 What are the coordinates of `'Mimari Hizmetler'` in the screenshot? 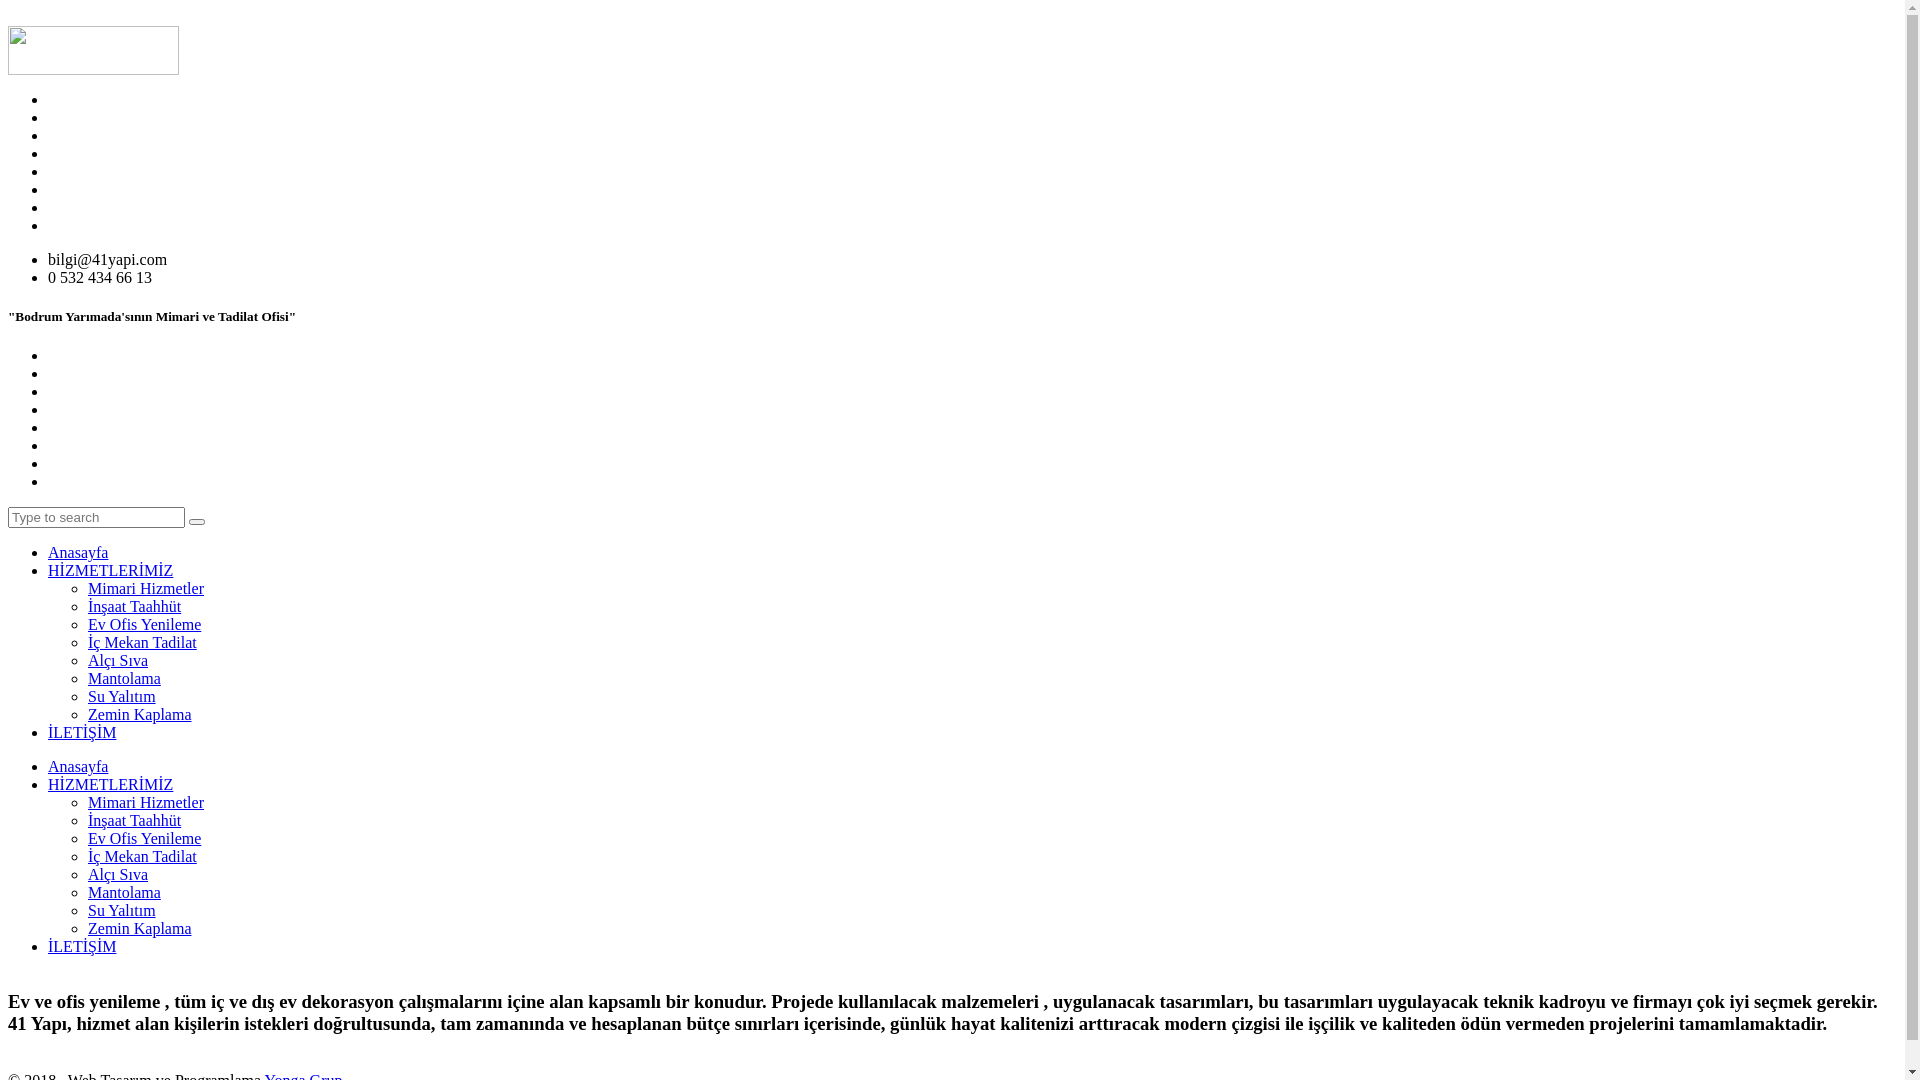 It's located at (144, 801).